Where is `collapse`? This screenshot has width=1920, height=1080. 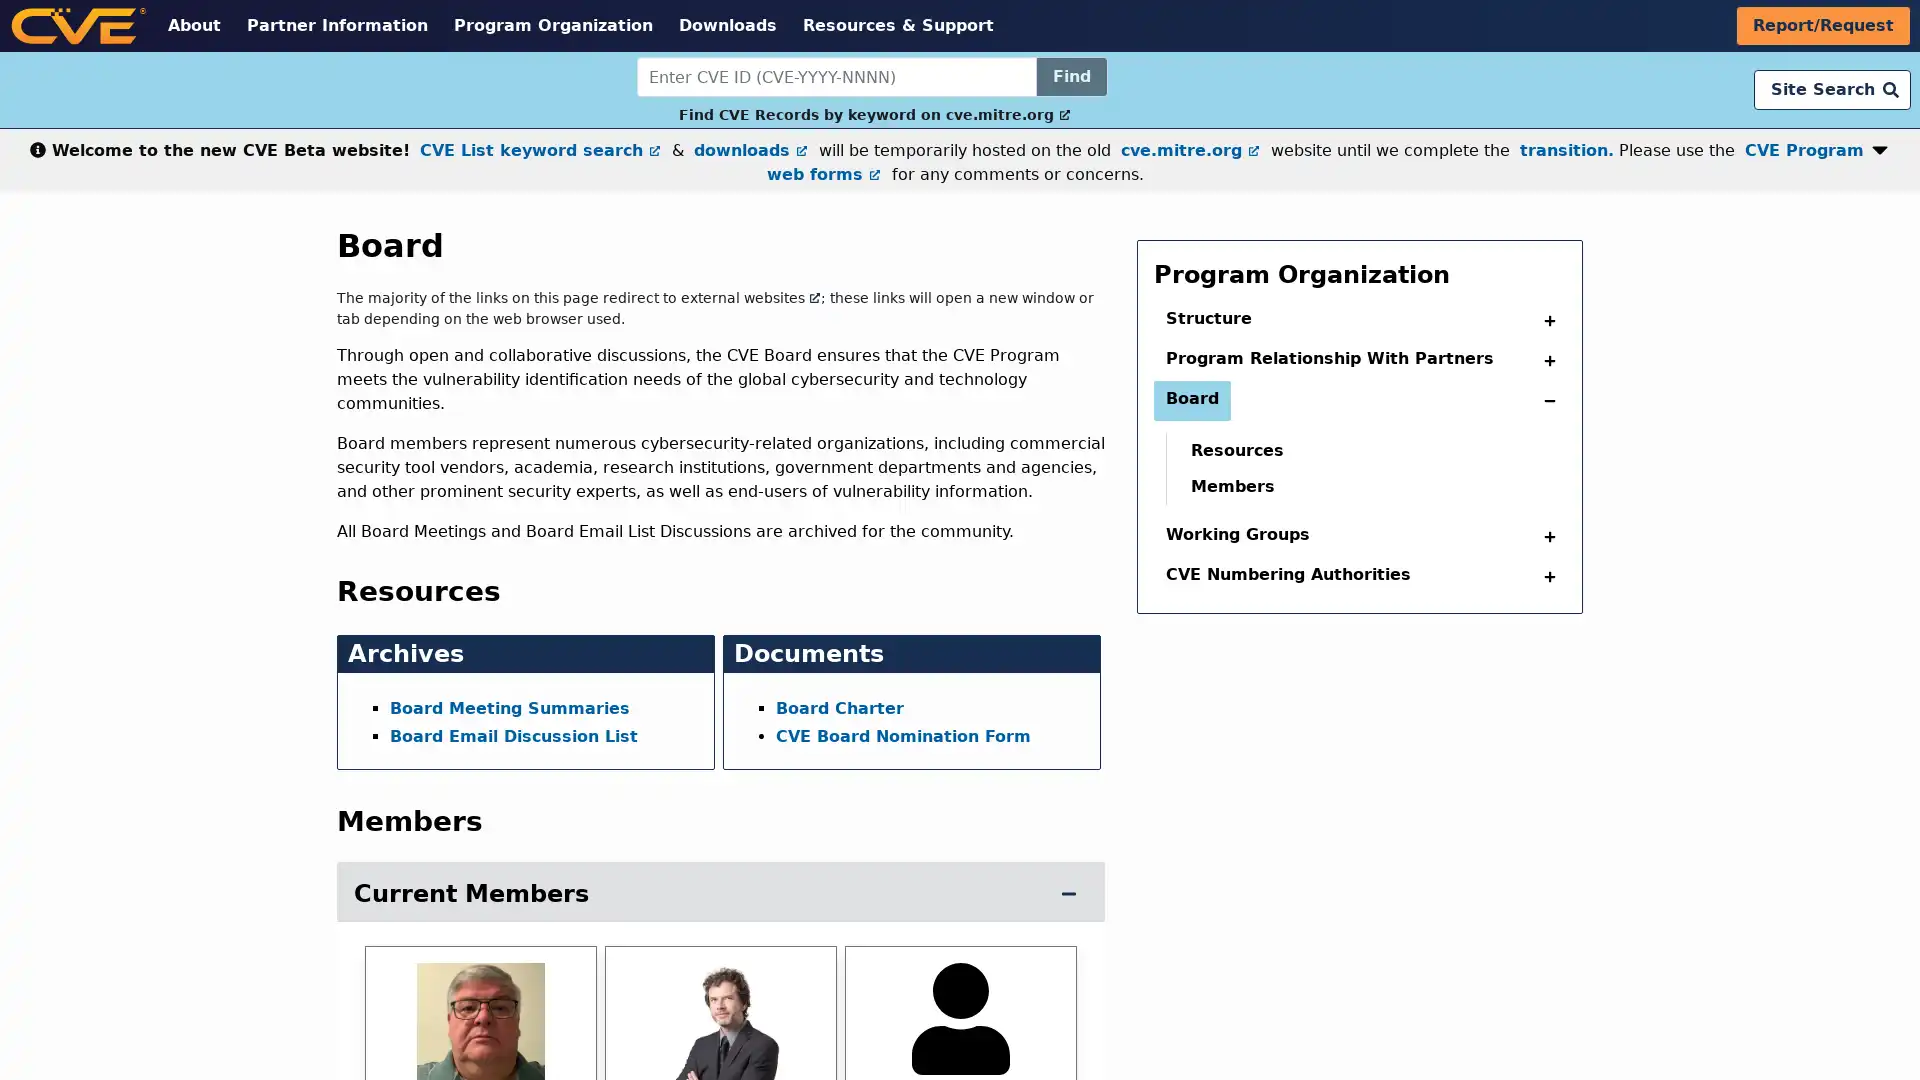
collapse is located at coordinates (1544, 535).